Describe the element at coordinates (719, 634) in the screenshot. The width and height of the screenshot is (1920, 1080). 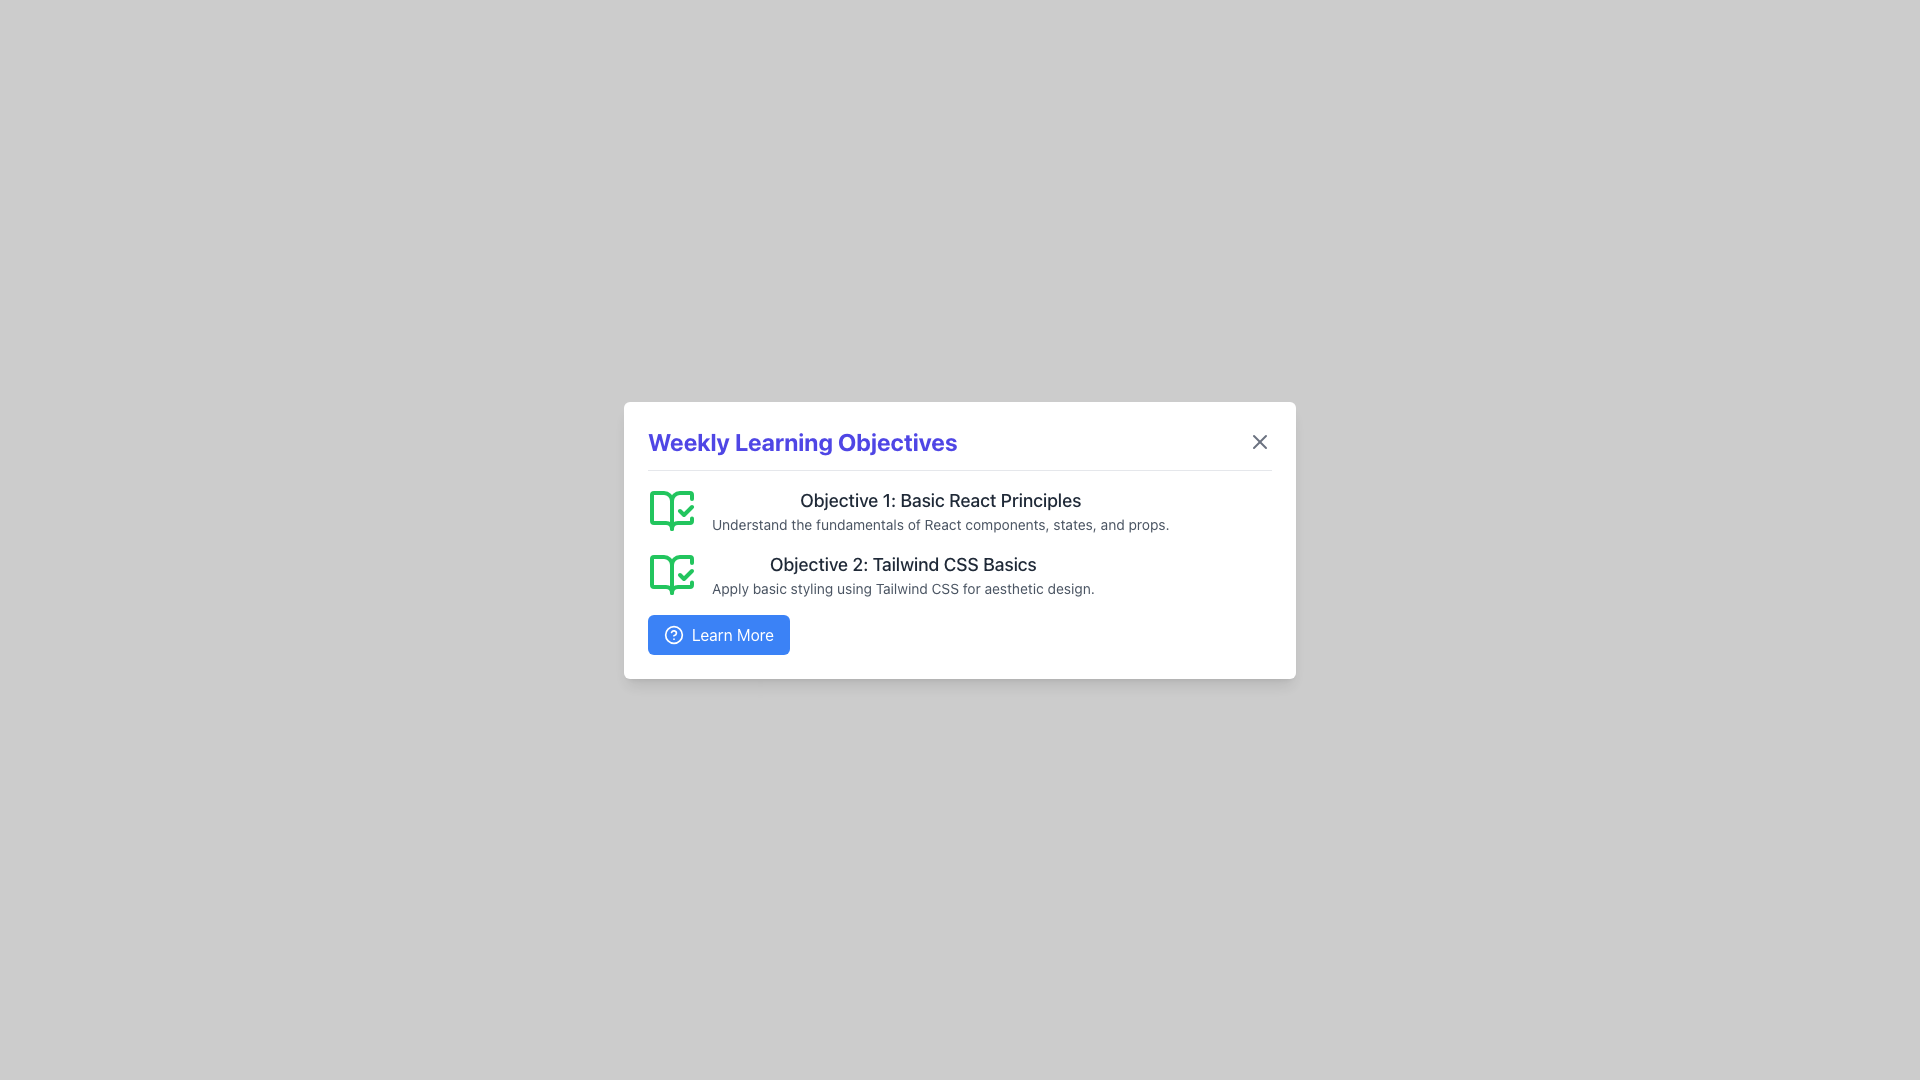
I see `the 'Learn More' button with a blue background and a question mark icon` at that location.